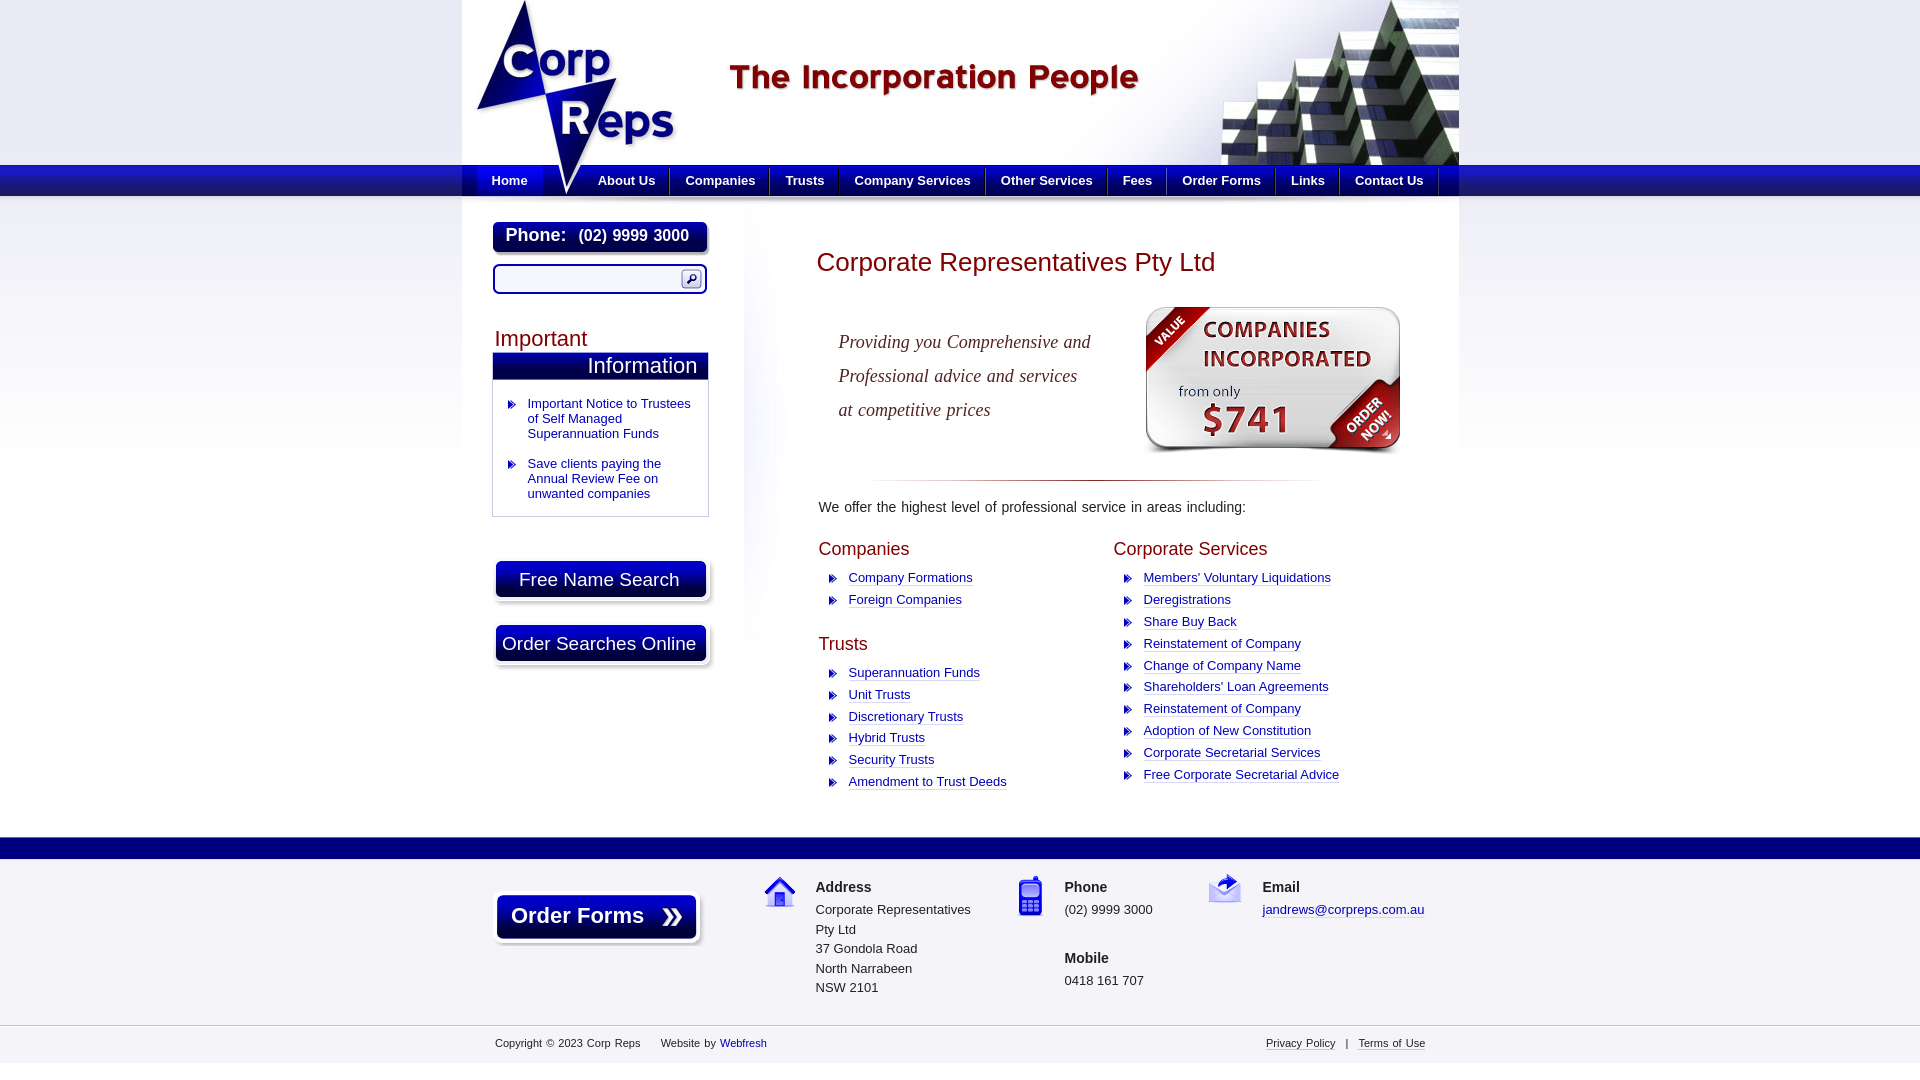  Describe the element at coordinates (594, 916) in the screenshot. I see `'    Order Forms'` at that location.